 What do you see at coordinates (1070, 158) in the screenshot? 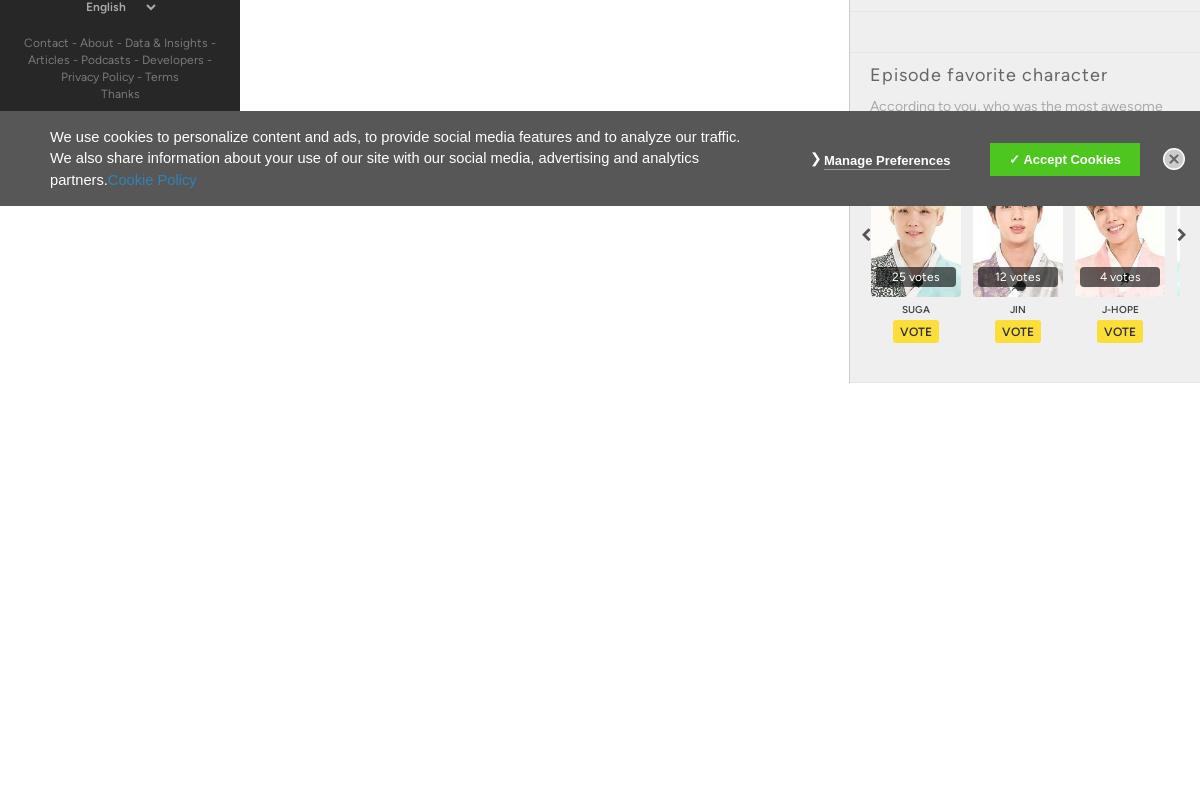
I see `'Accept Cookies'` at bounding box center [1070, 158].